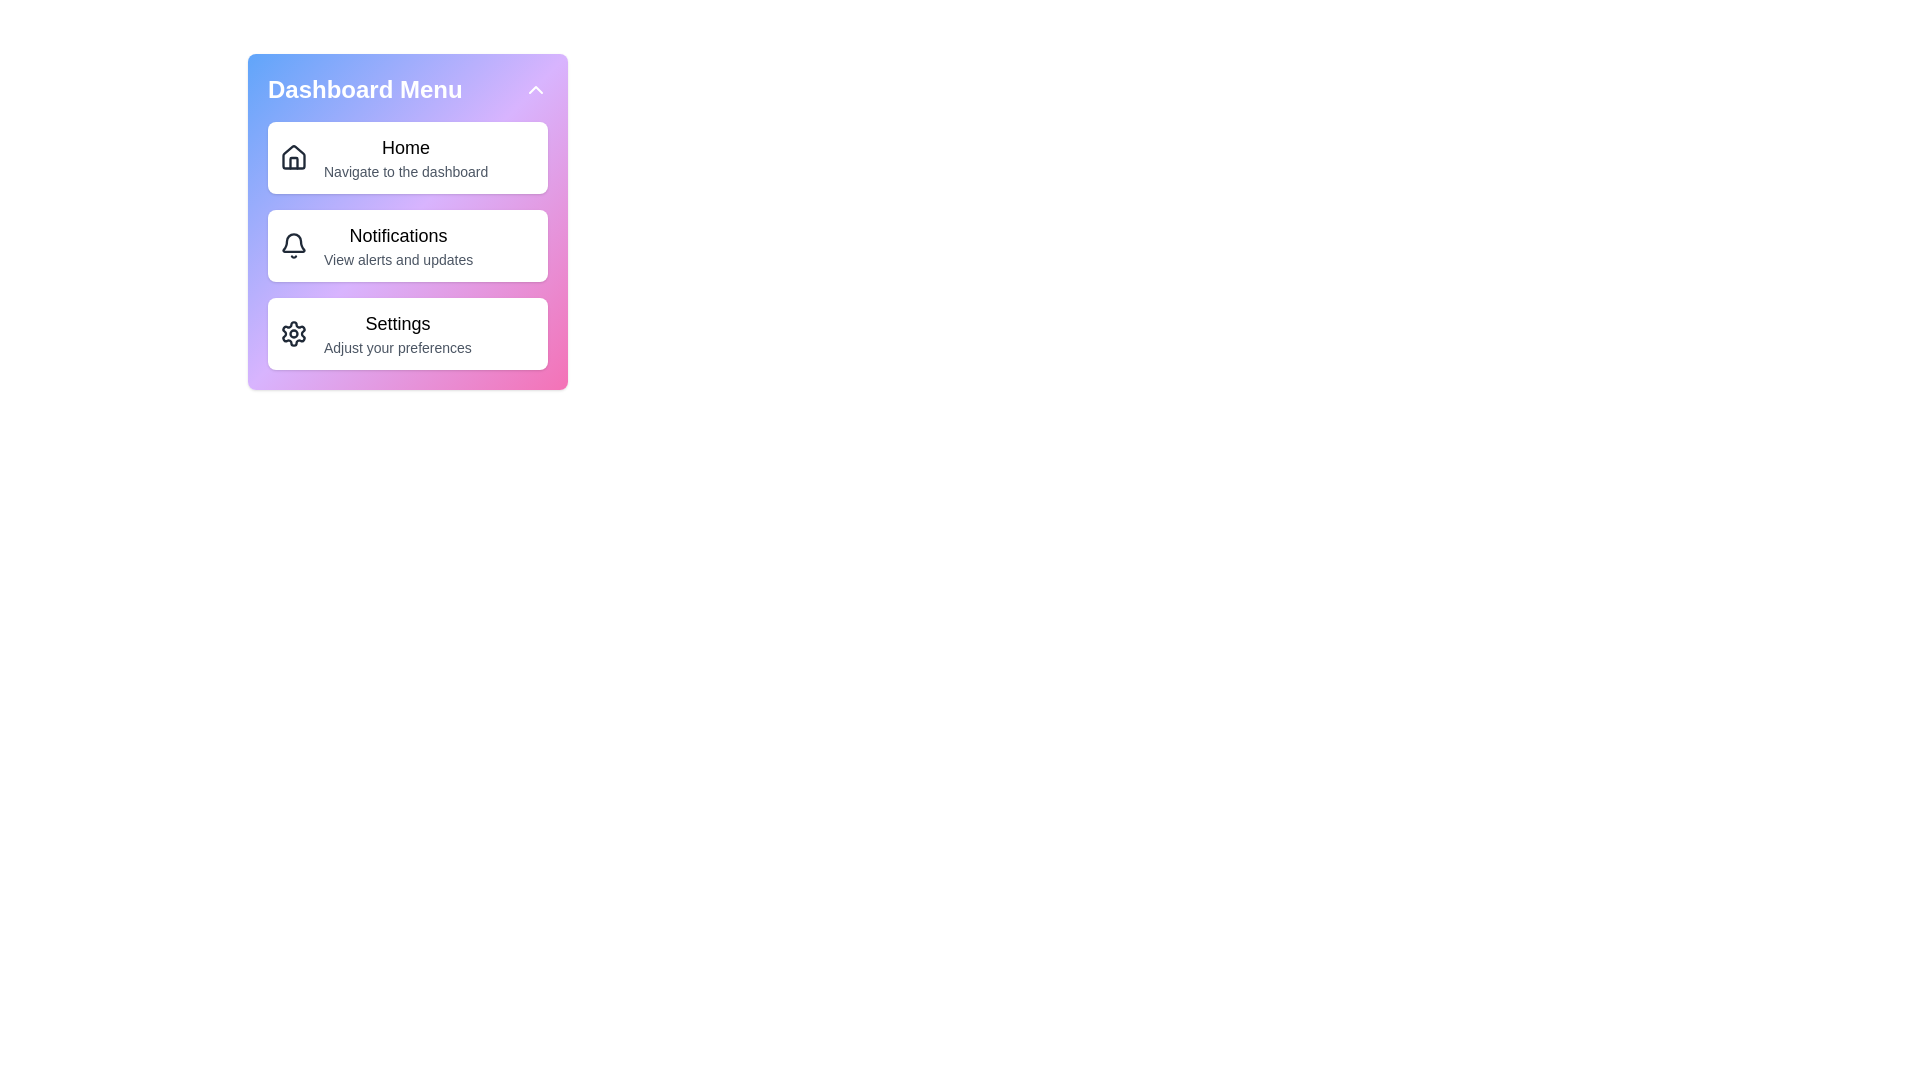 The width and height of the screenshot is (1920, 1080). Describe the element at coordinates (407, 245) in the screenshot. I see `the menu item Notifications to reveal additional details` at that location.